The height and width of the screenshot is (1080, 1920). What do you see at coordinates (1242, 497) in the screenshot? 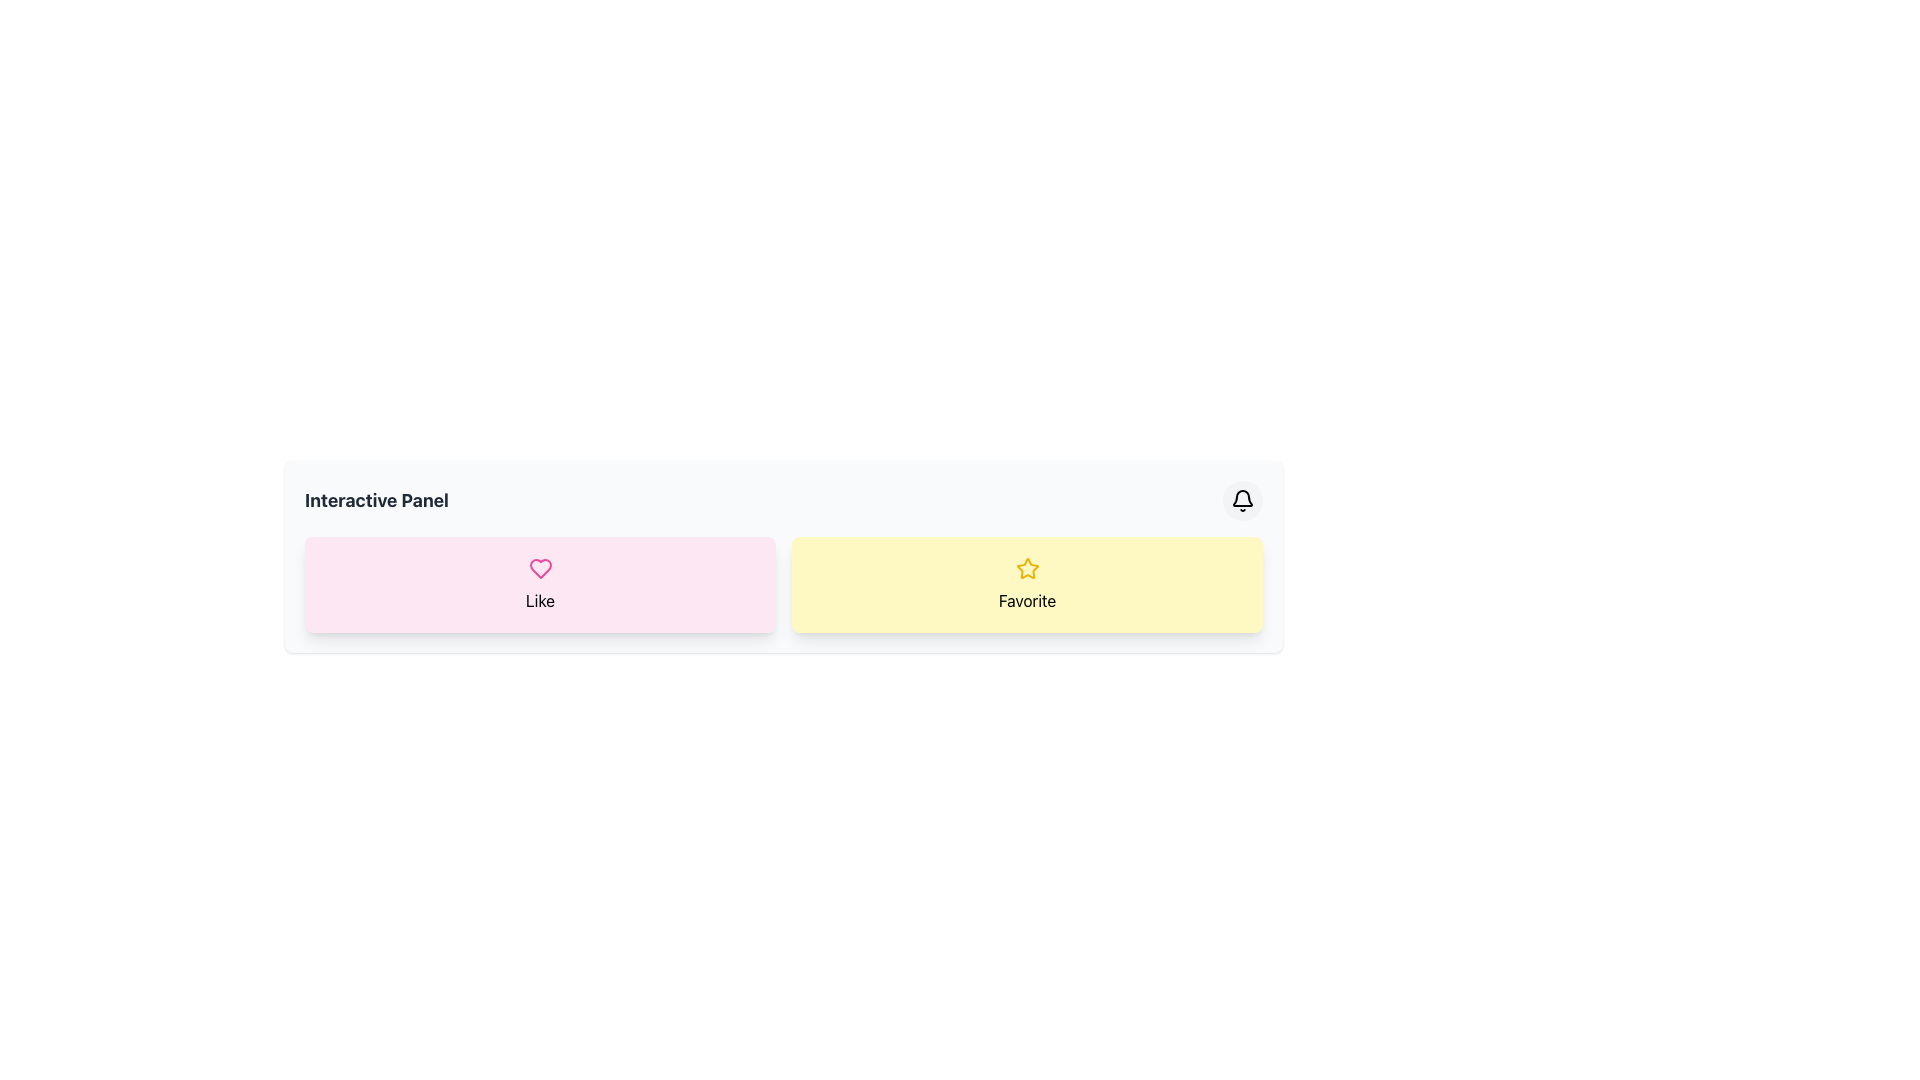
I see `the bell-shaped notification icon` at bounding box center [1242, 497].